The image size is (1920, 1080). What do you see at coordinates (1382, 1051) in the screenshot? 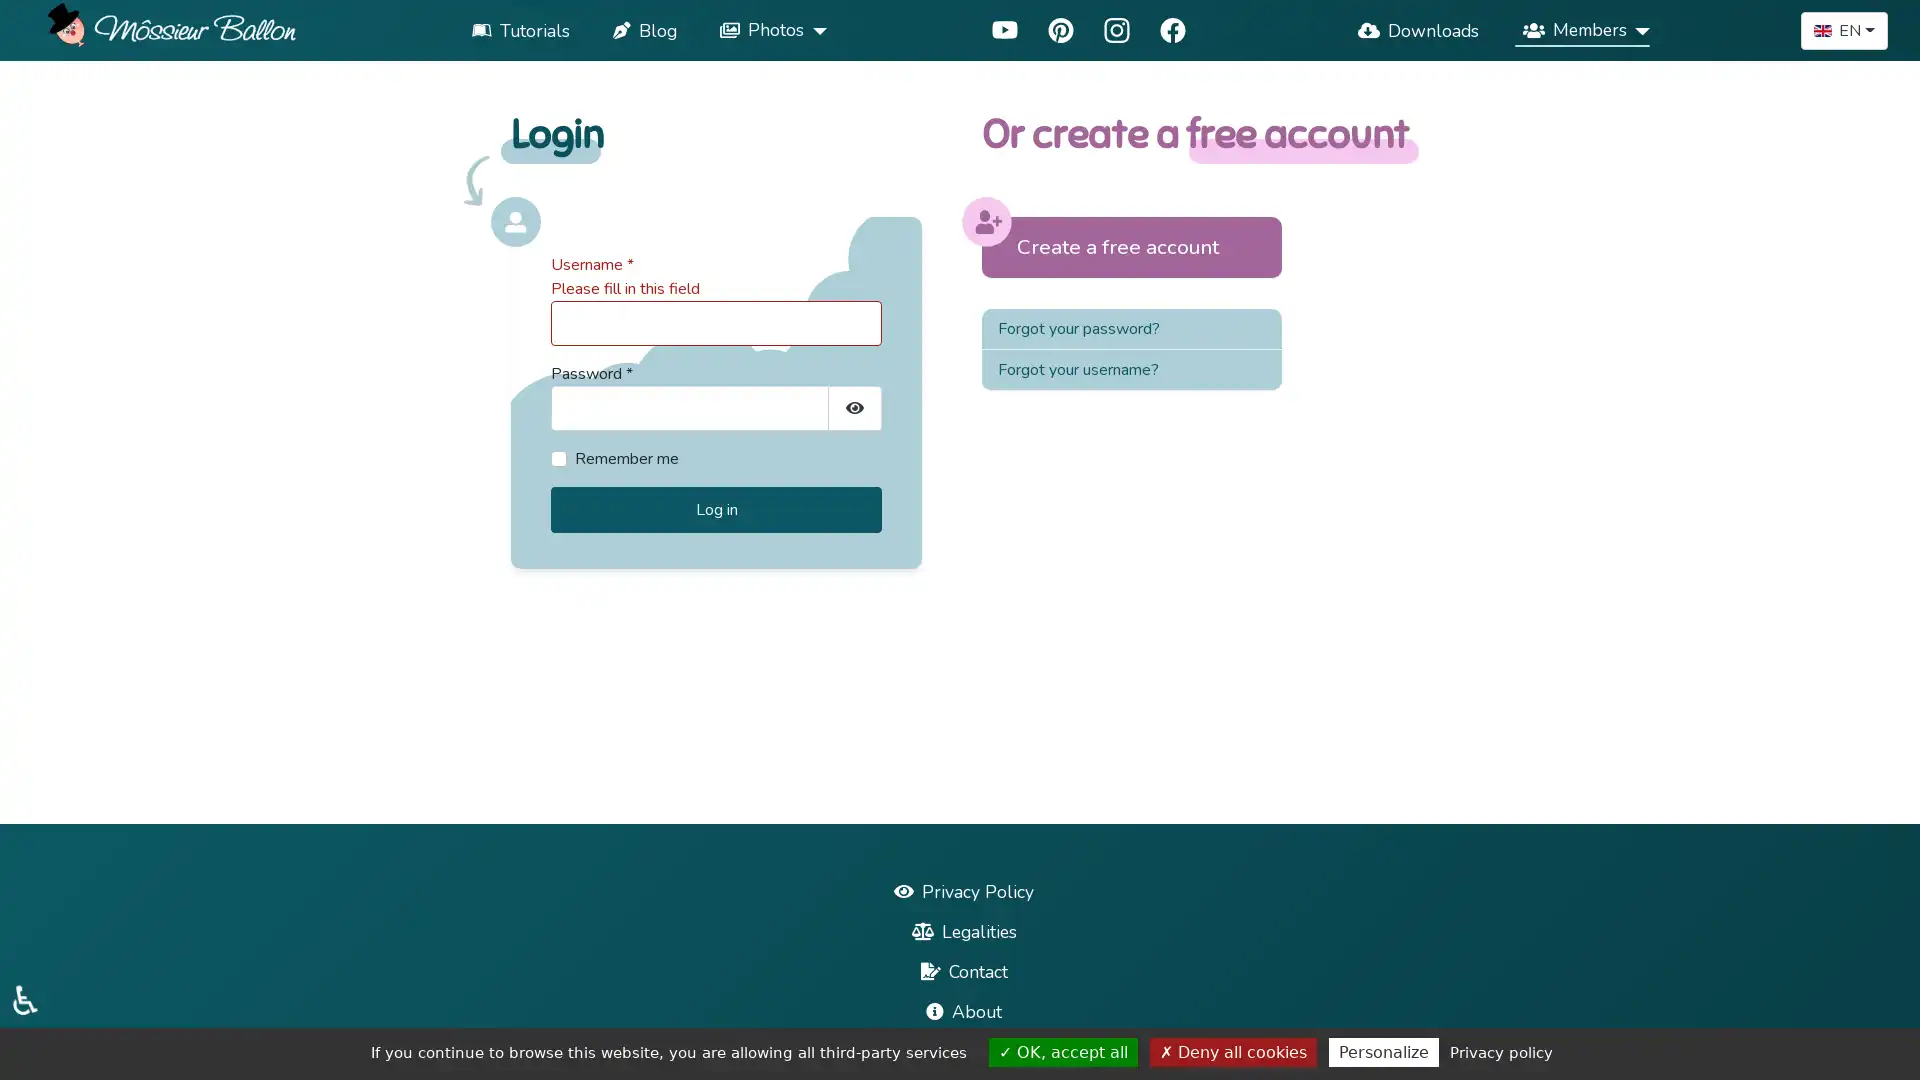
I see `Personalize (modal window)` at bounding box center [1382, 1051].